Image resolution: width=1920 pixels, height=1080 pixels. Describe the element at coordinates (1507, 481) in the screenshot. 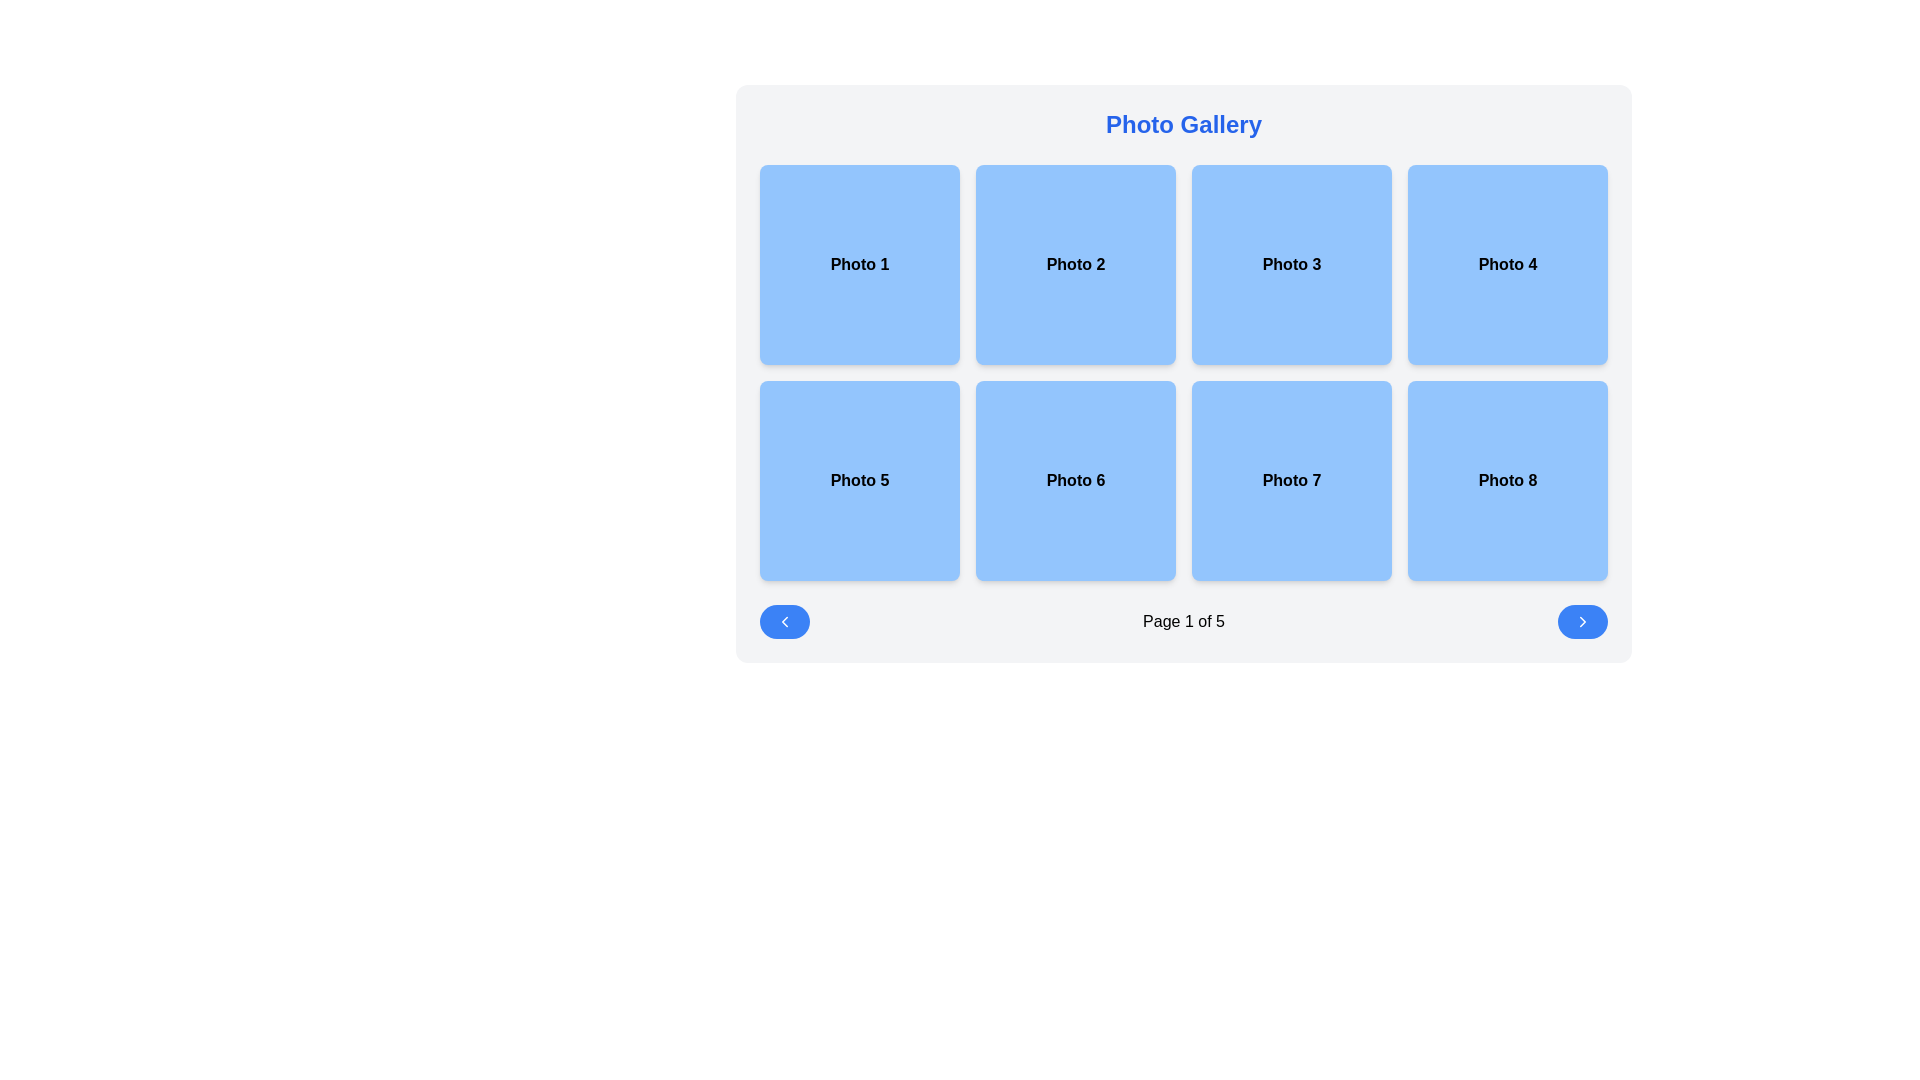

I see `the blue tile with rounded borders and the text 'Photo 8' located in the bottom-right corner of the grid` at that location.